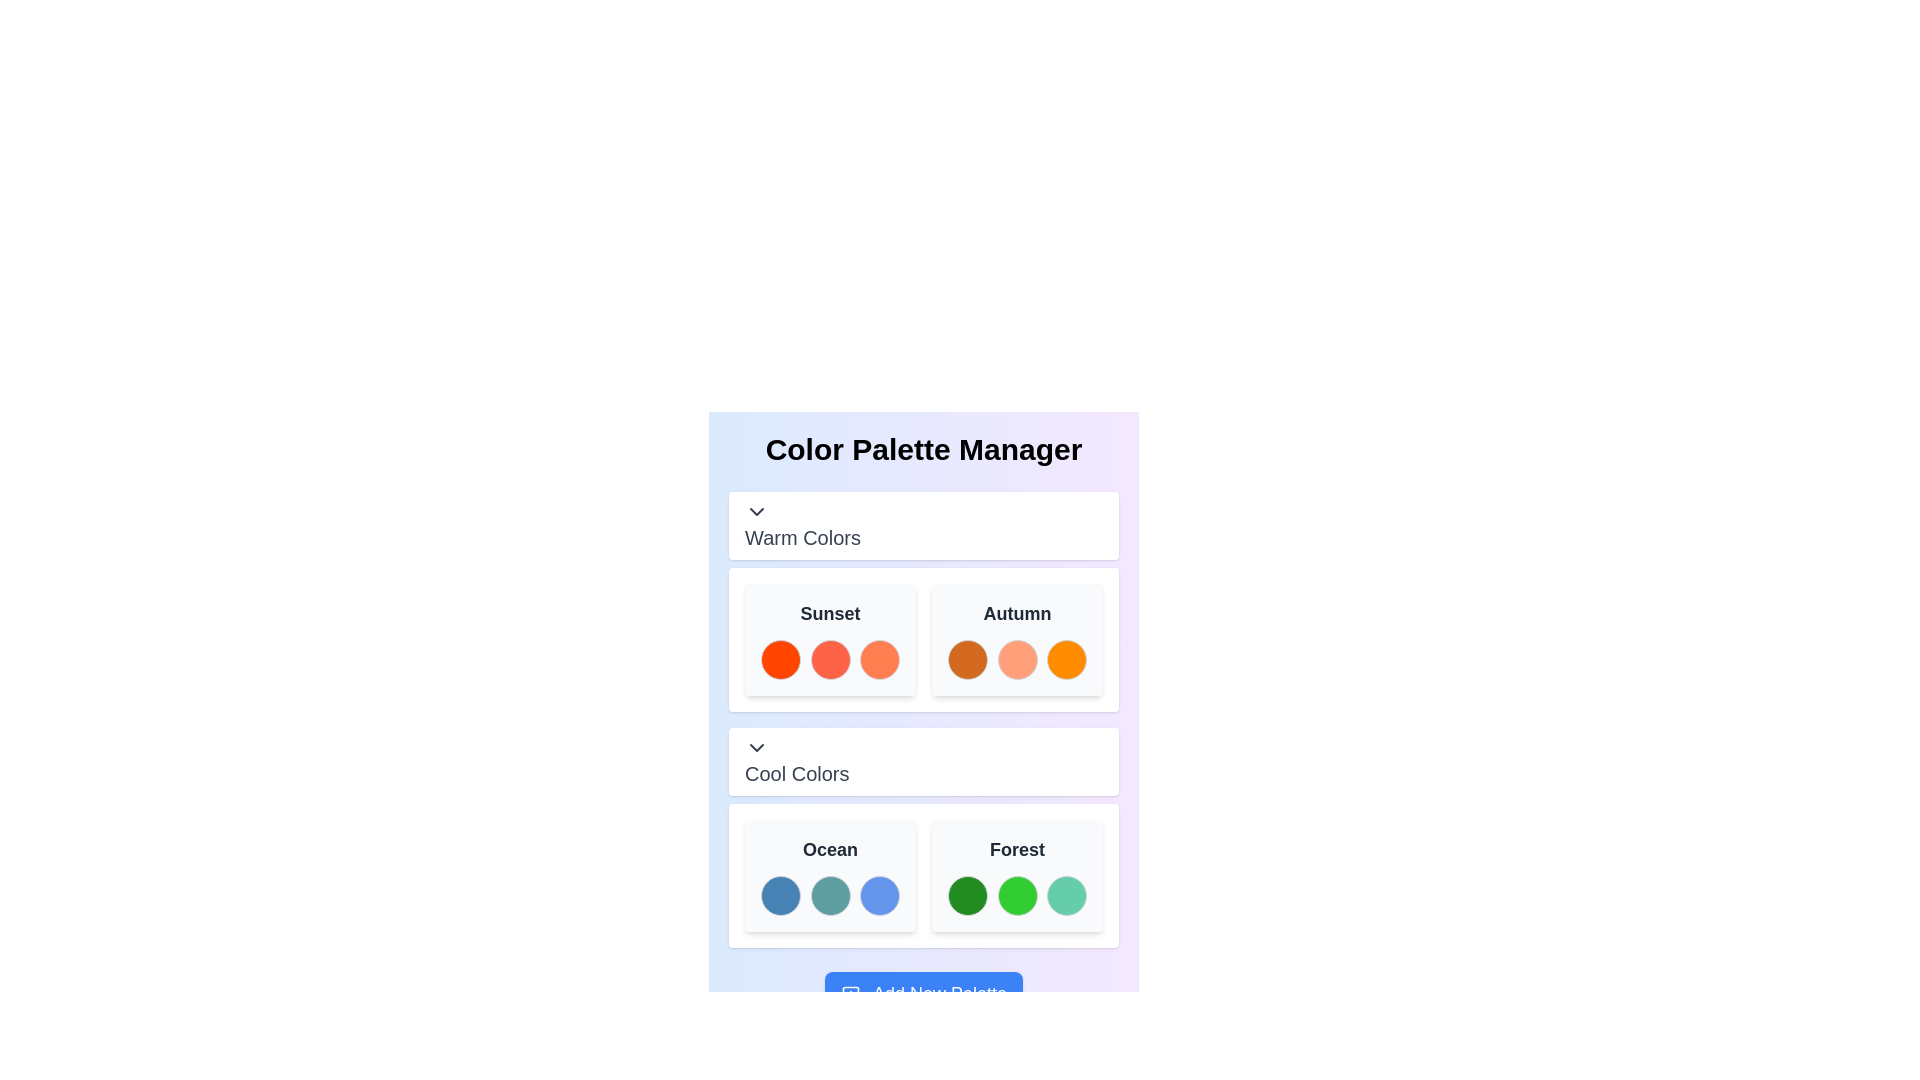 This screenshot has height=1080, width=1920. I want to click on the first color swatch representing a shade of blue in the 'Ocean' palette, so click(780, 894).